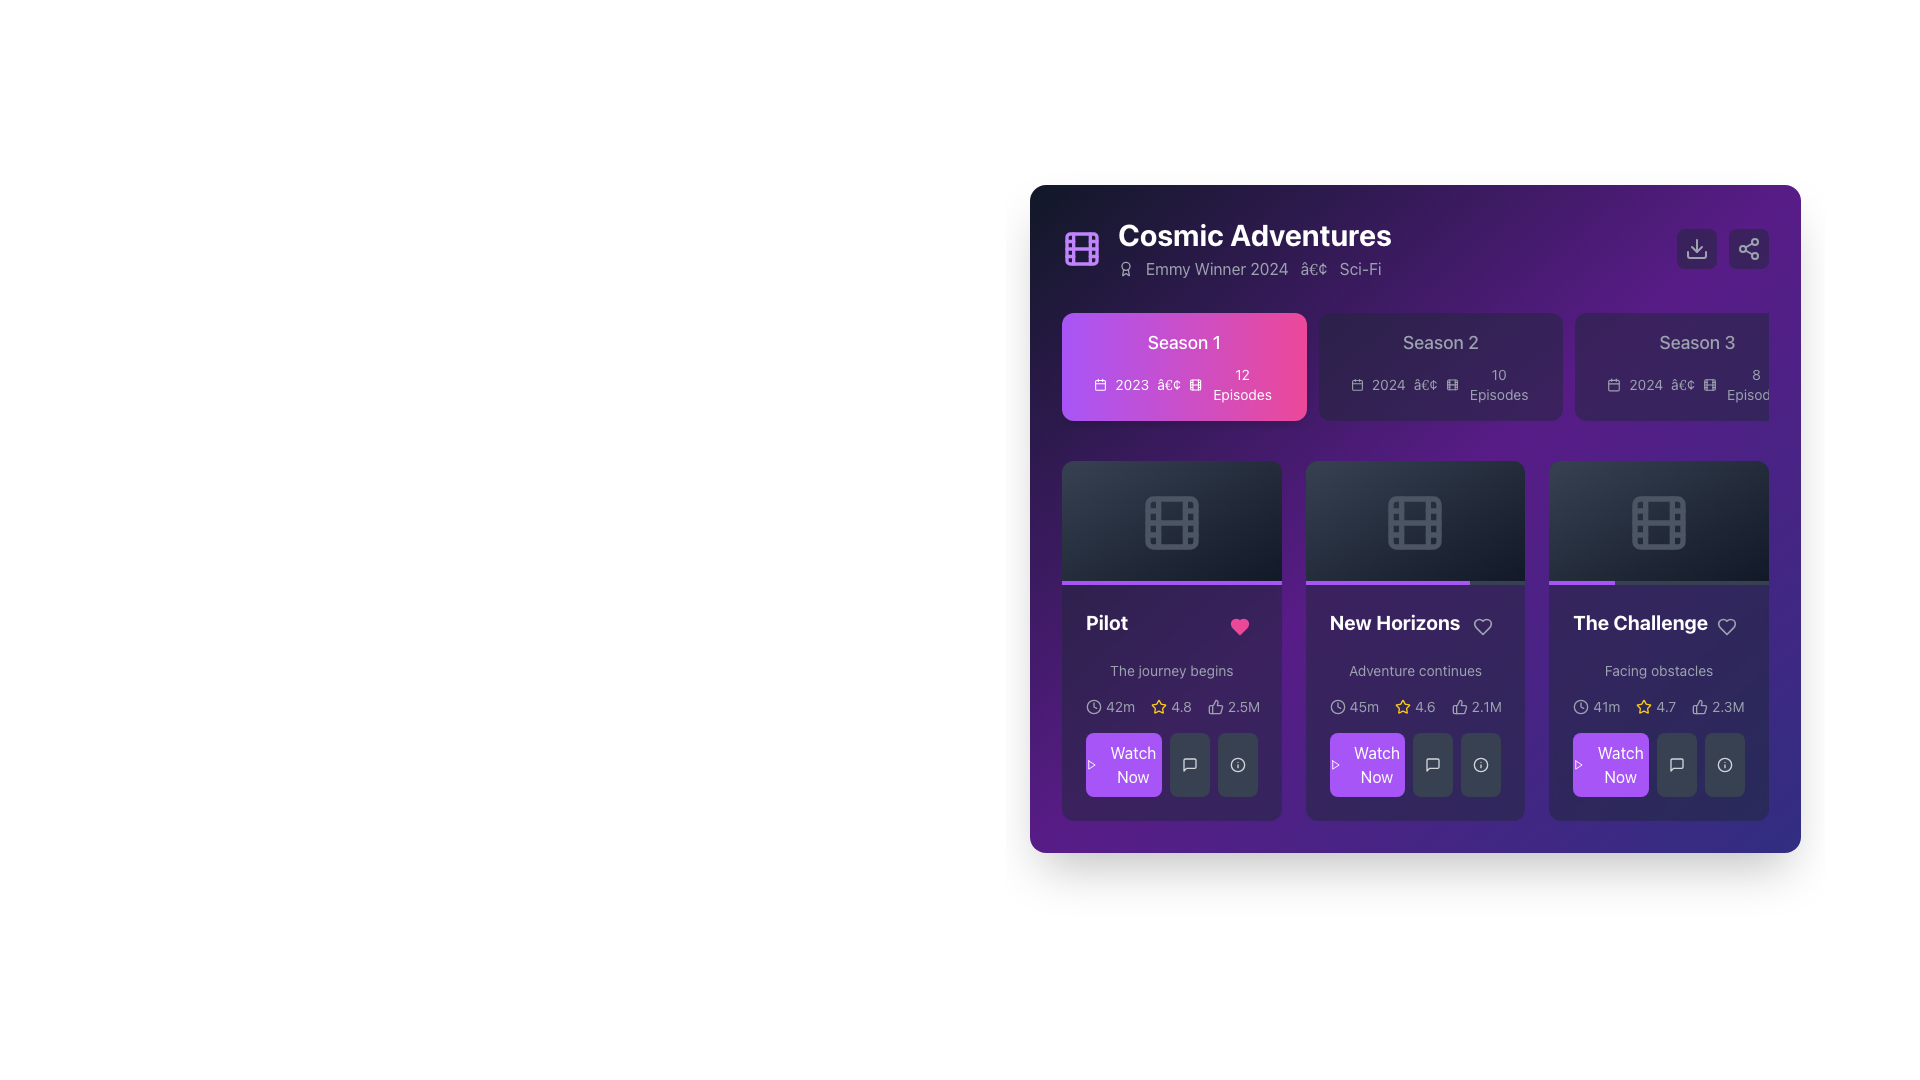 The image size is (1920, 1080). What do you see at coordinates (1459, 705) in the screenshot?
I see `the Thumbs Up icon in the New Horizons section to like the content` at bounding box center [1459, 705].